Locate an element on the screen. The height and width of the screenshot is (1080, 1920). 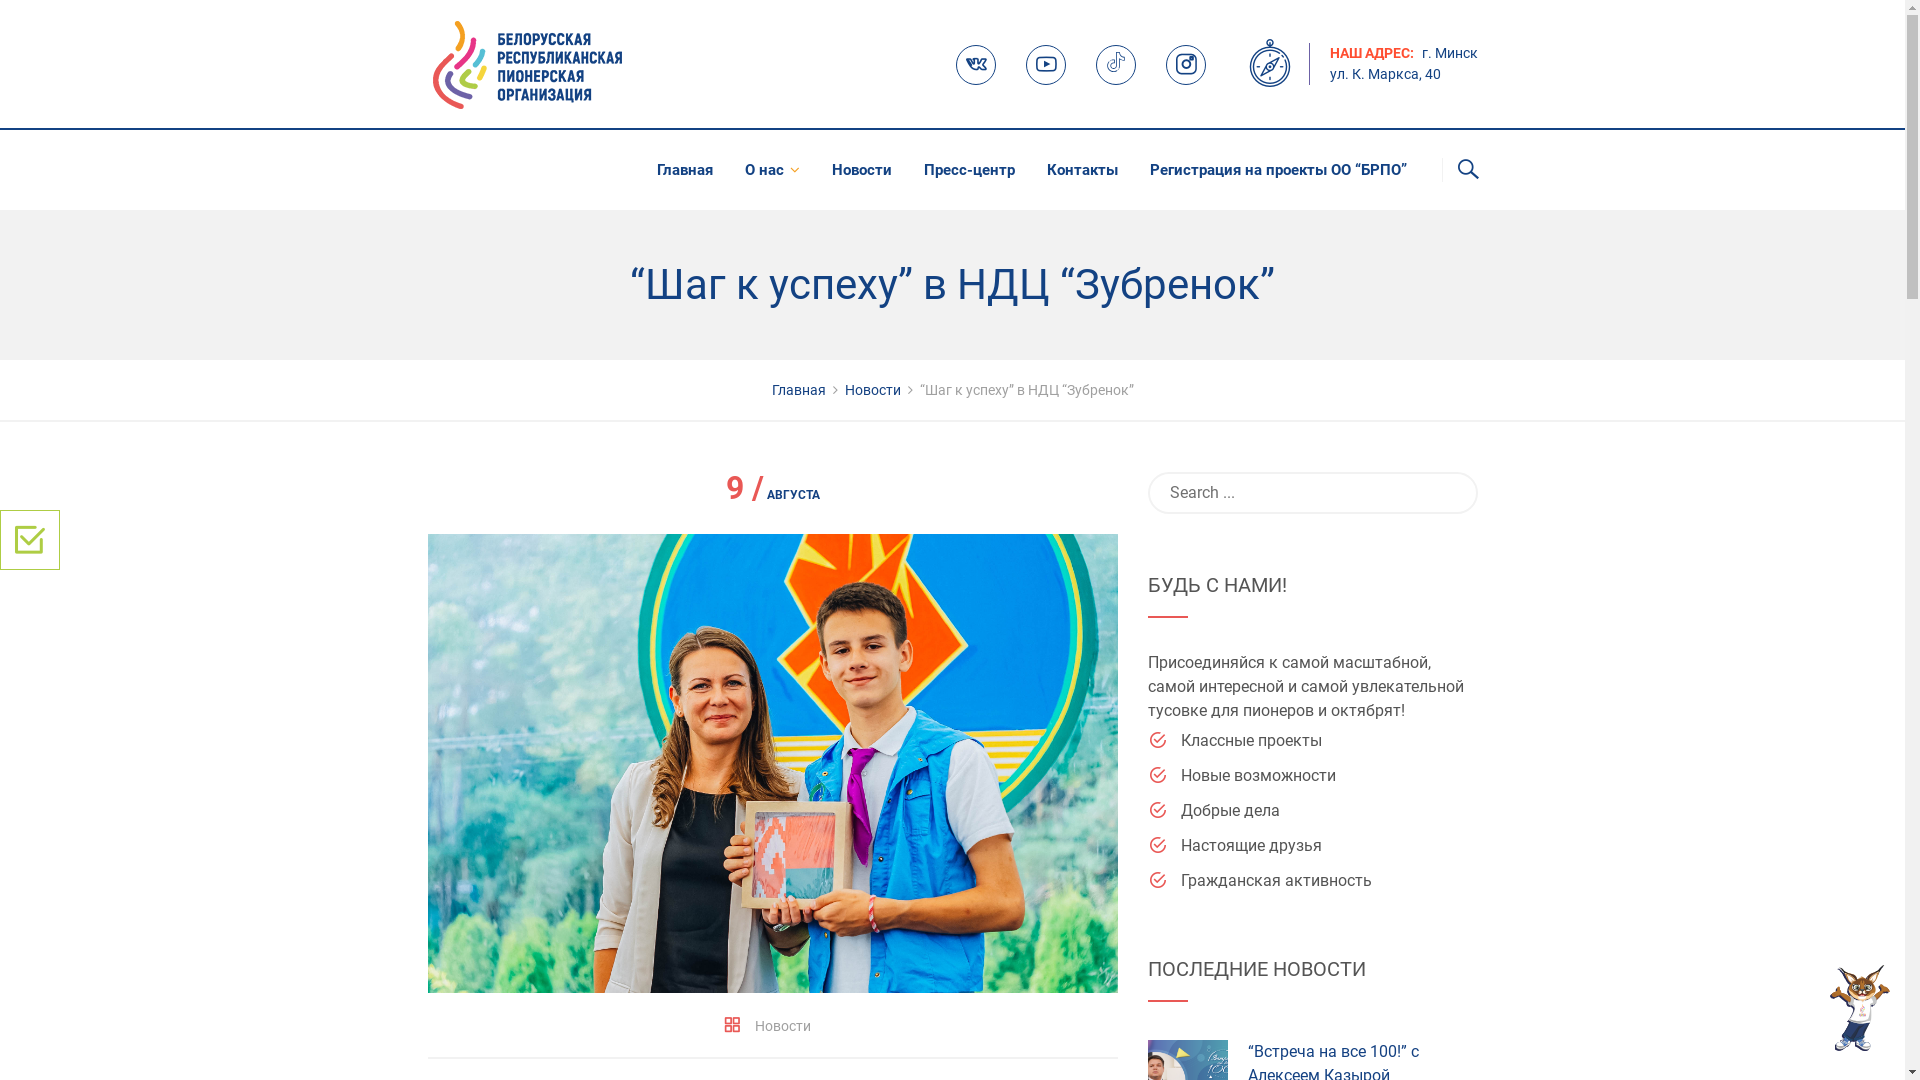
'Search for:' is located at coordinates (1313, 493).